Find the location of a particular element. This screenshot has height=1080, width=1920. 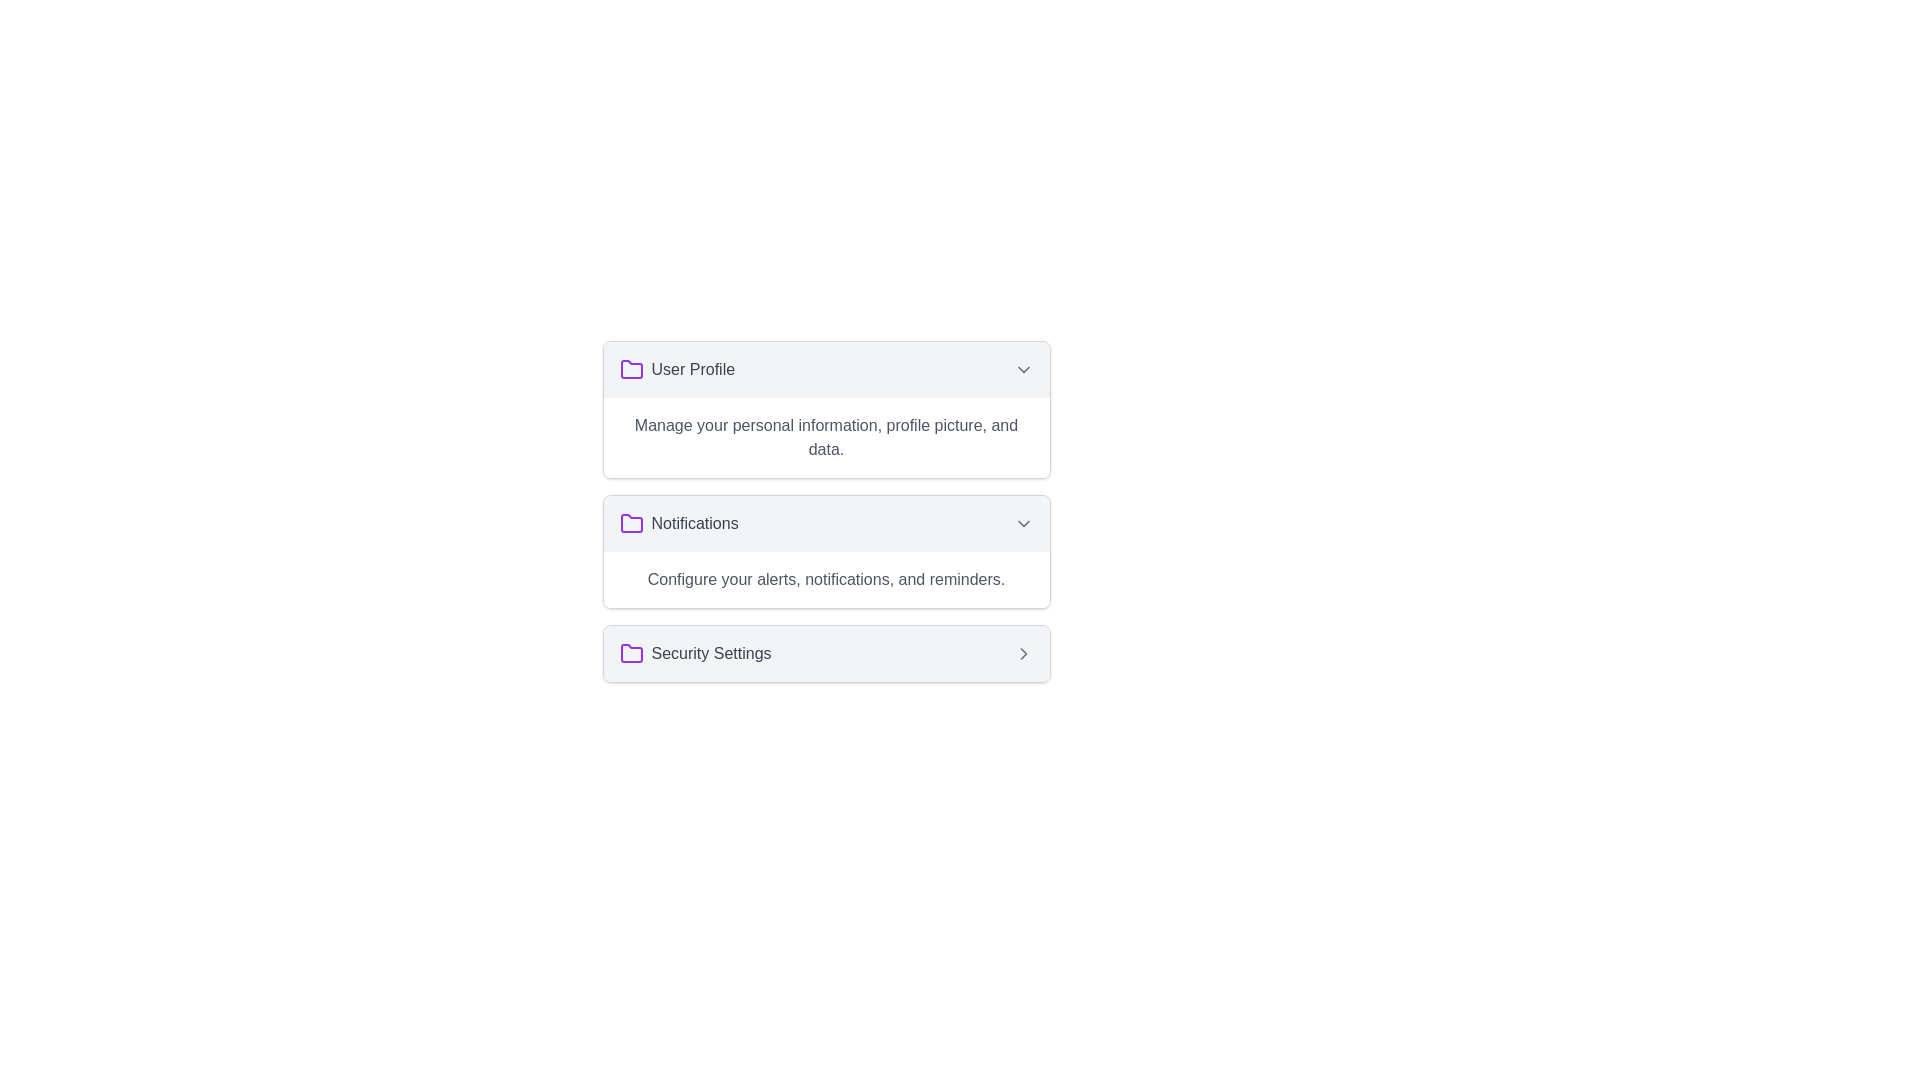

the Label or Text Description that informs users about the 'Notifications' section, located directly underneath the title 'Notifications' within the dropdown panel is located at coordinates (826, 579).